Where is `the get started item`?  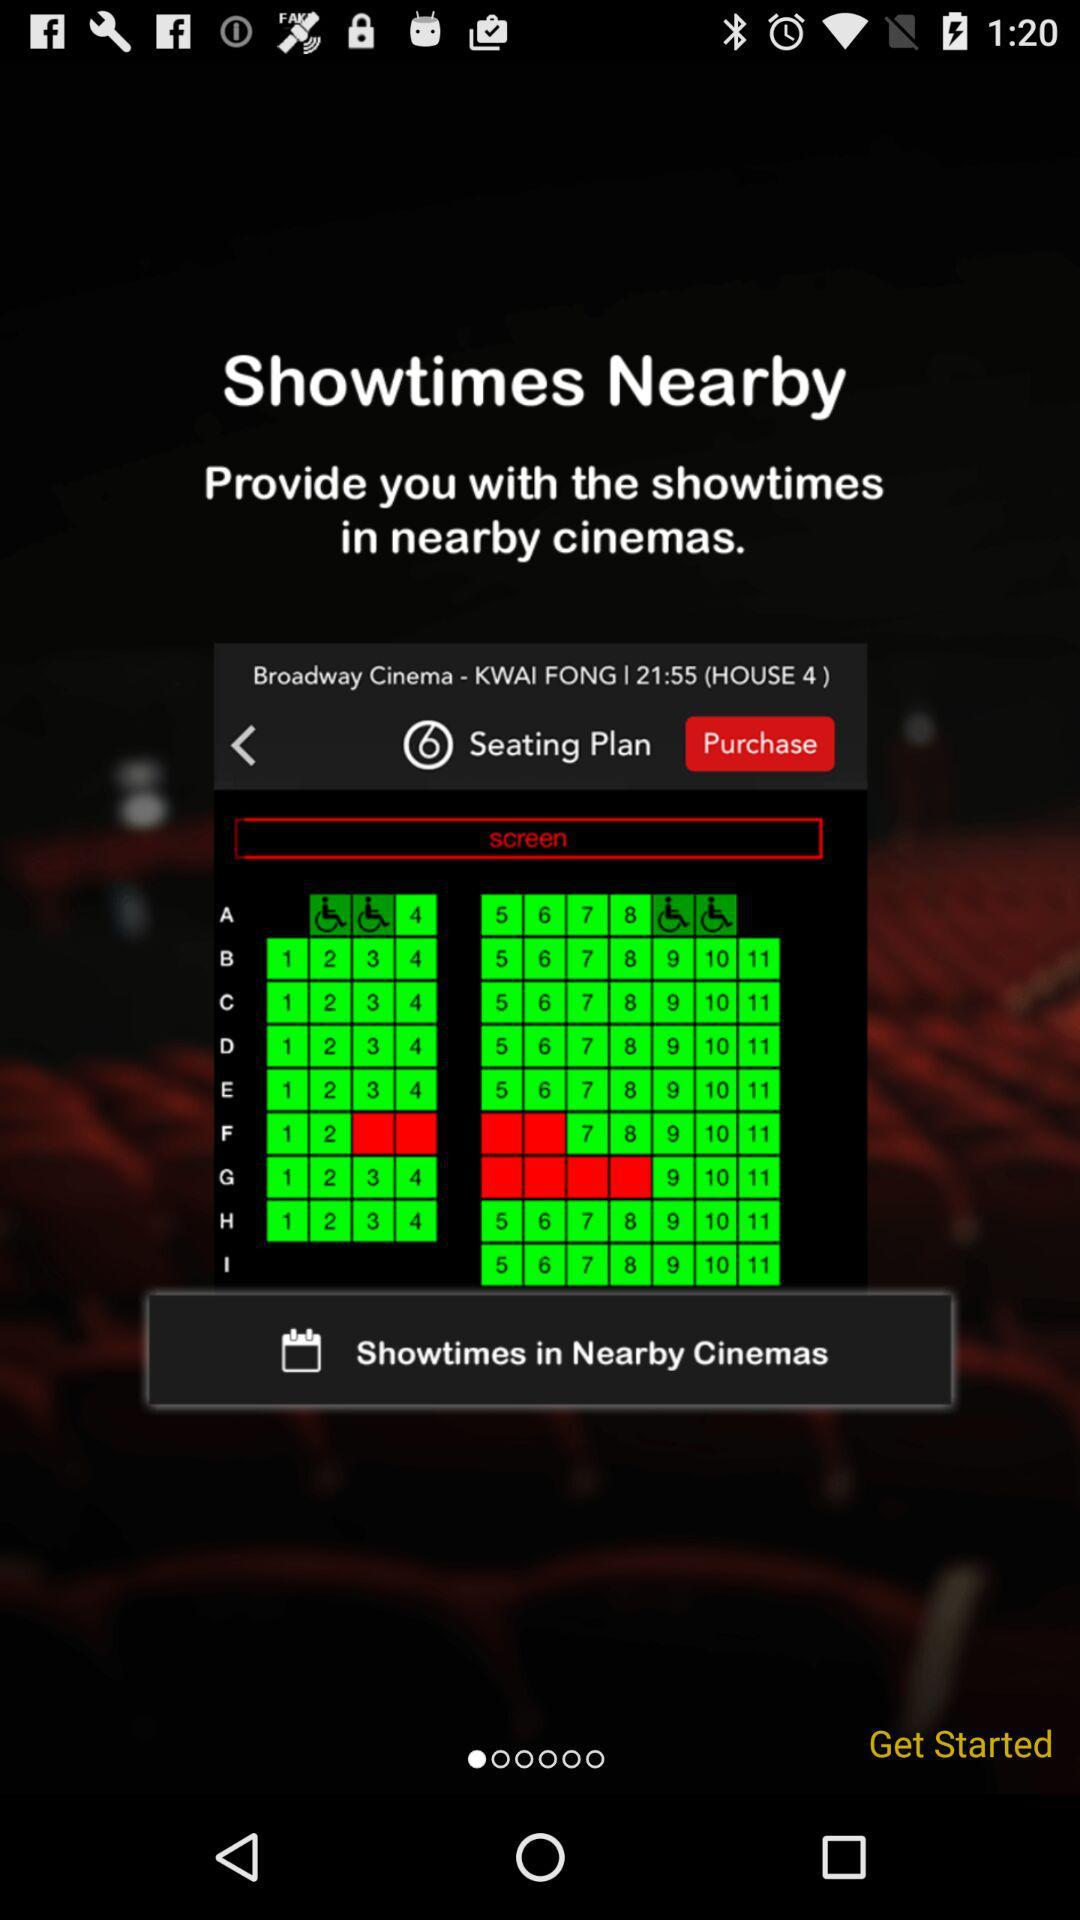 the get started item is located at coordinates (960, 1741).